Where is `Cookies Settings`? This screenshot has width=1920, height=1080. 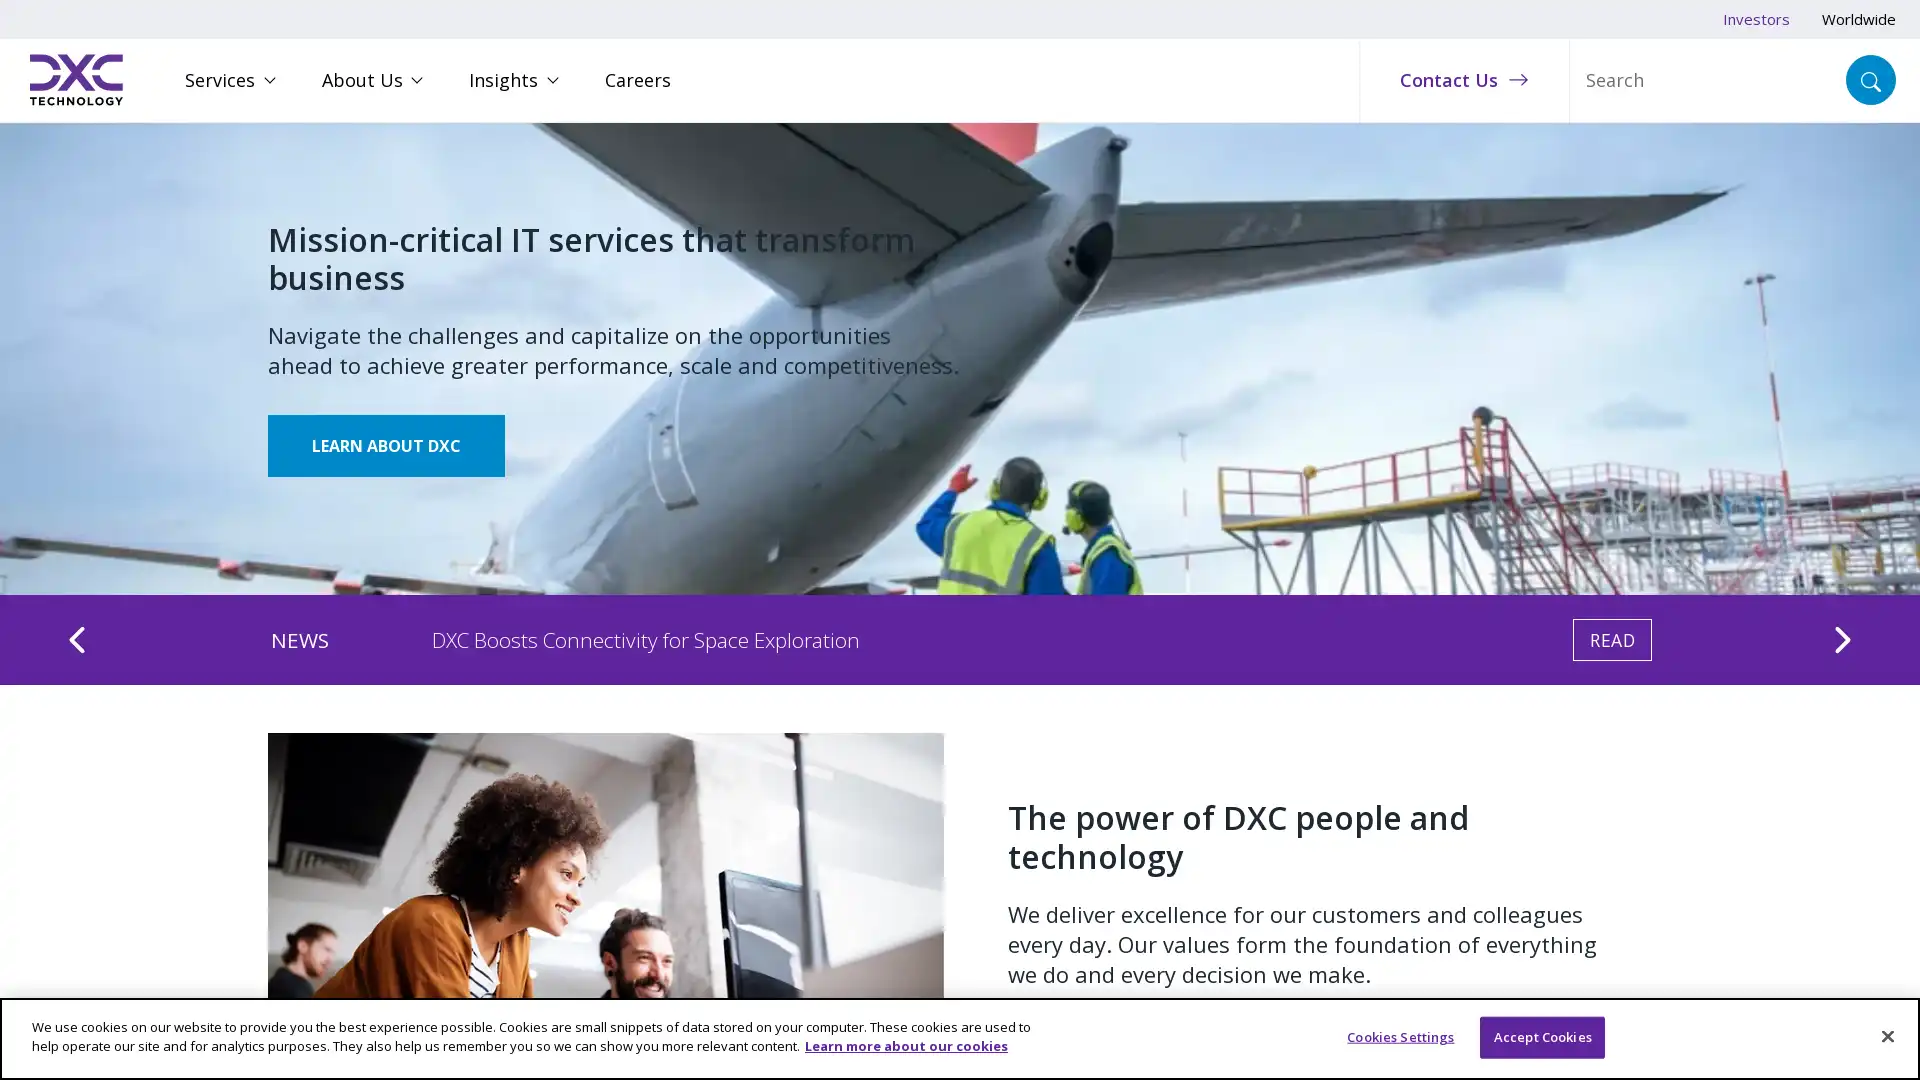 Cookies Settings is located at coordinates (1399, 1036).